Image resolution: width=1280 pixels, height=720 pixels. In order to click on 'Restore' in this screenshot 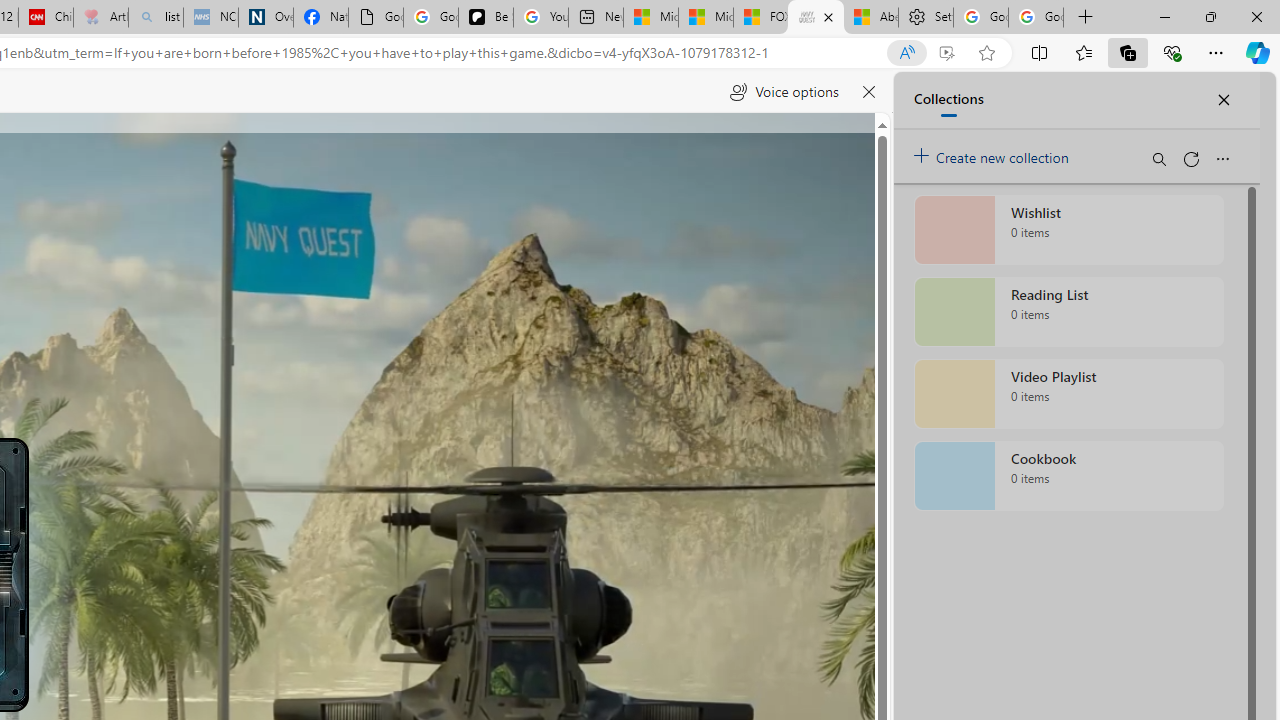, I will do `click(1209, 16)`.